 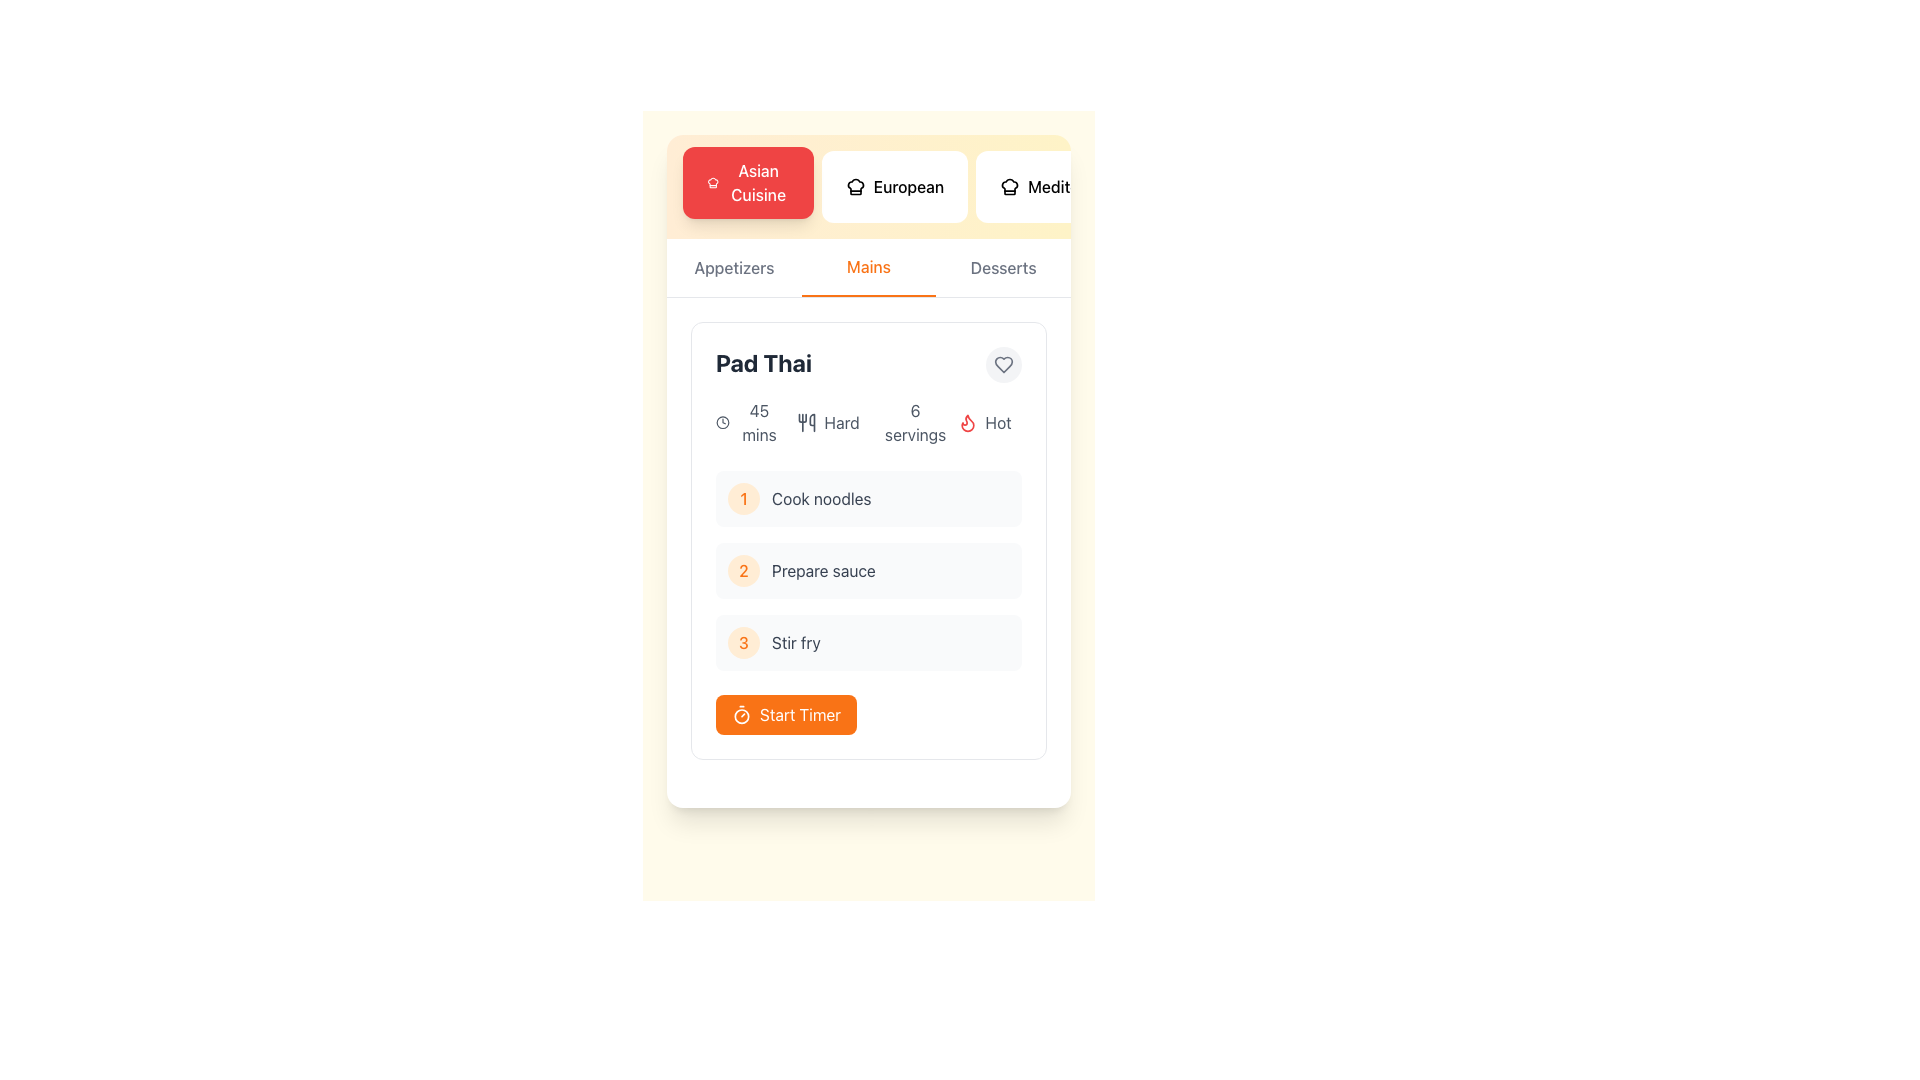 What do you see at coordinates (1010, 186) in the screenshot?
I see `the chef's hat icon within the 'Mediterranean' button` at bounding box center [1010, 186].